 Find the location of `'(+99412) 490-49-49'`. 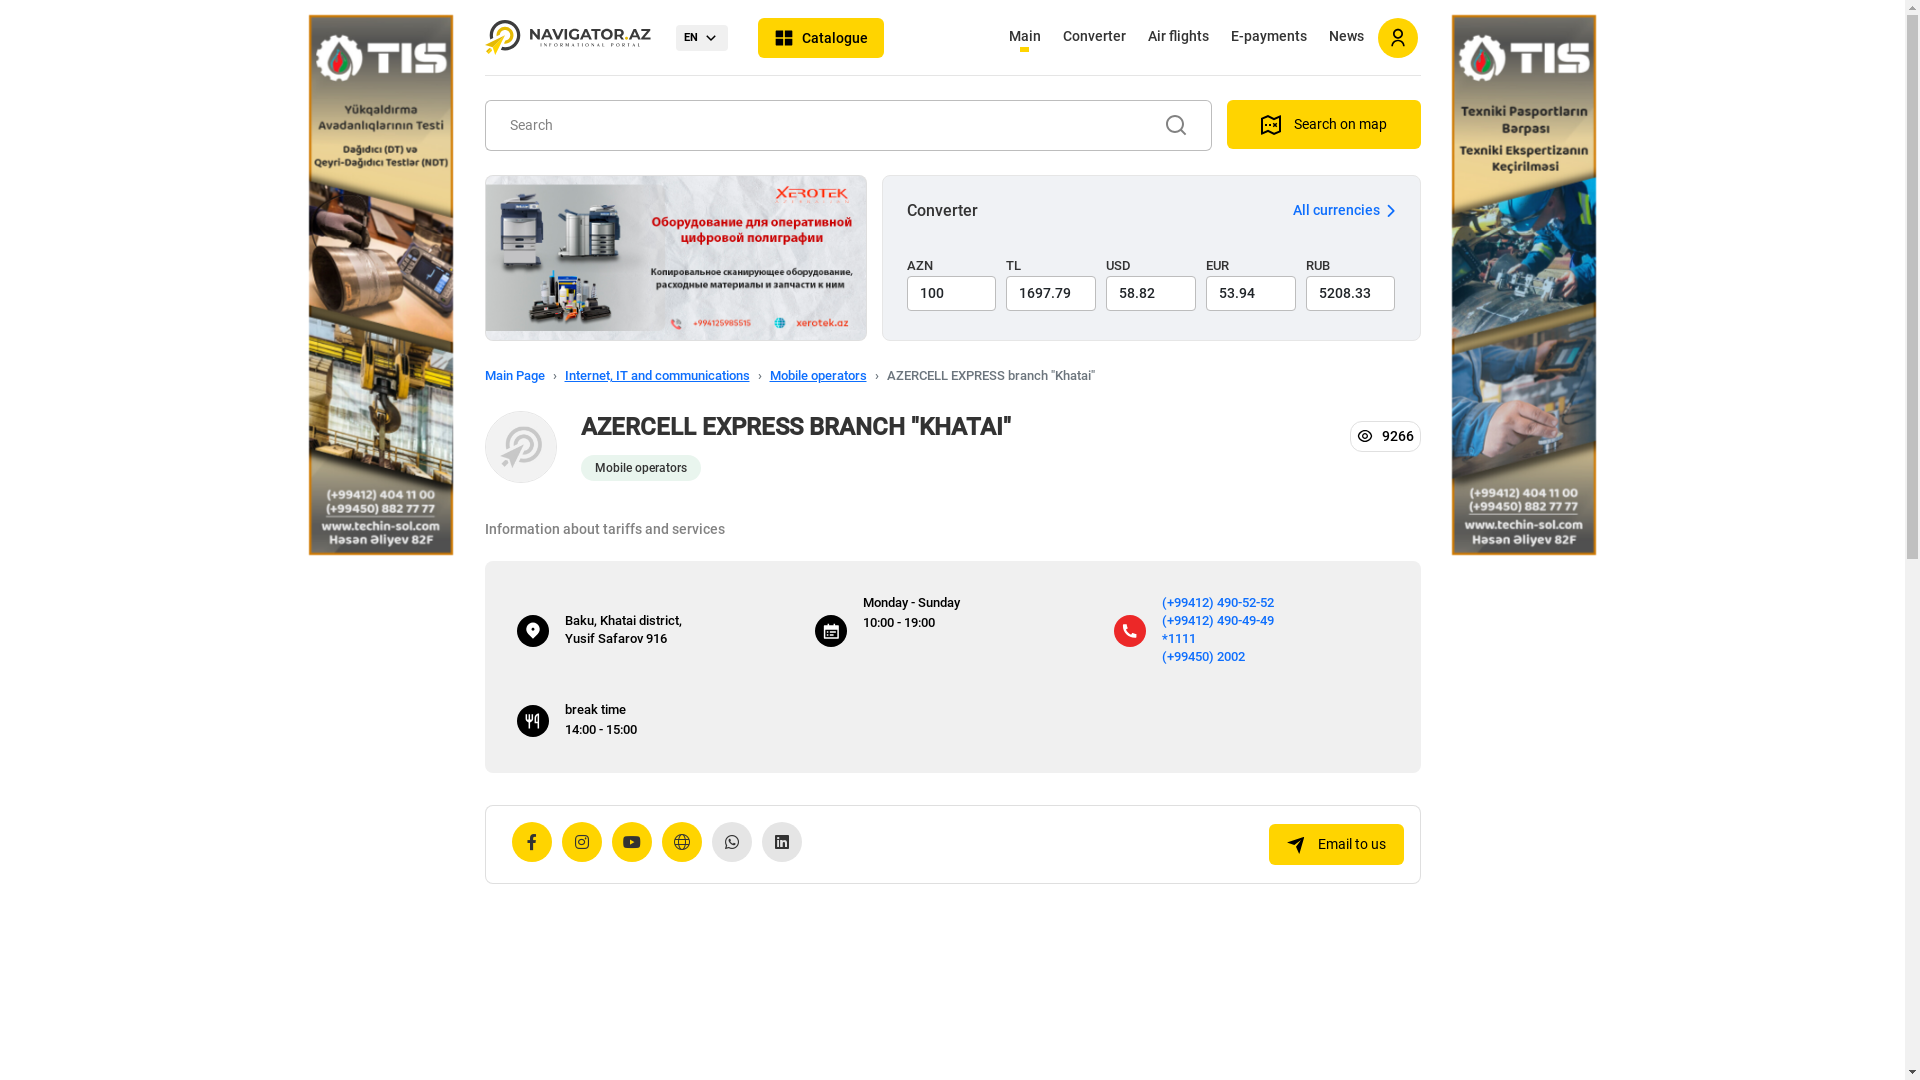

'(+99412) 490-49-49' is located at coordinates (1217, 618).